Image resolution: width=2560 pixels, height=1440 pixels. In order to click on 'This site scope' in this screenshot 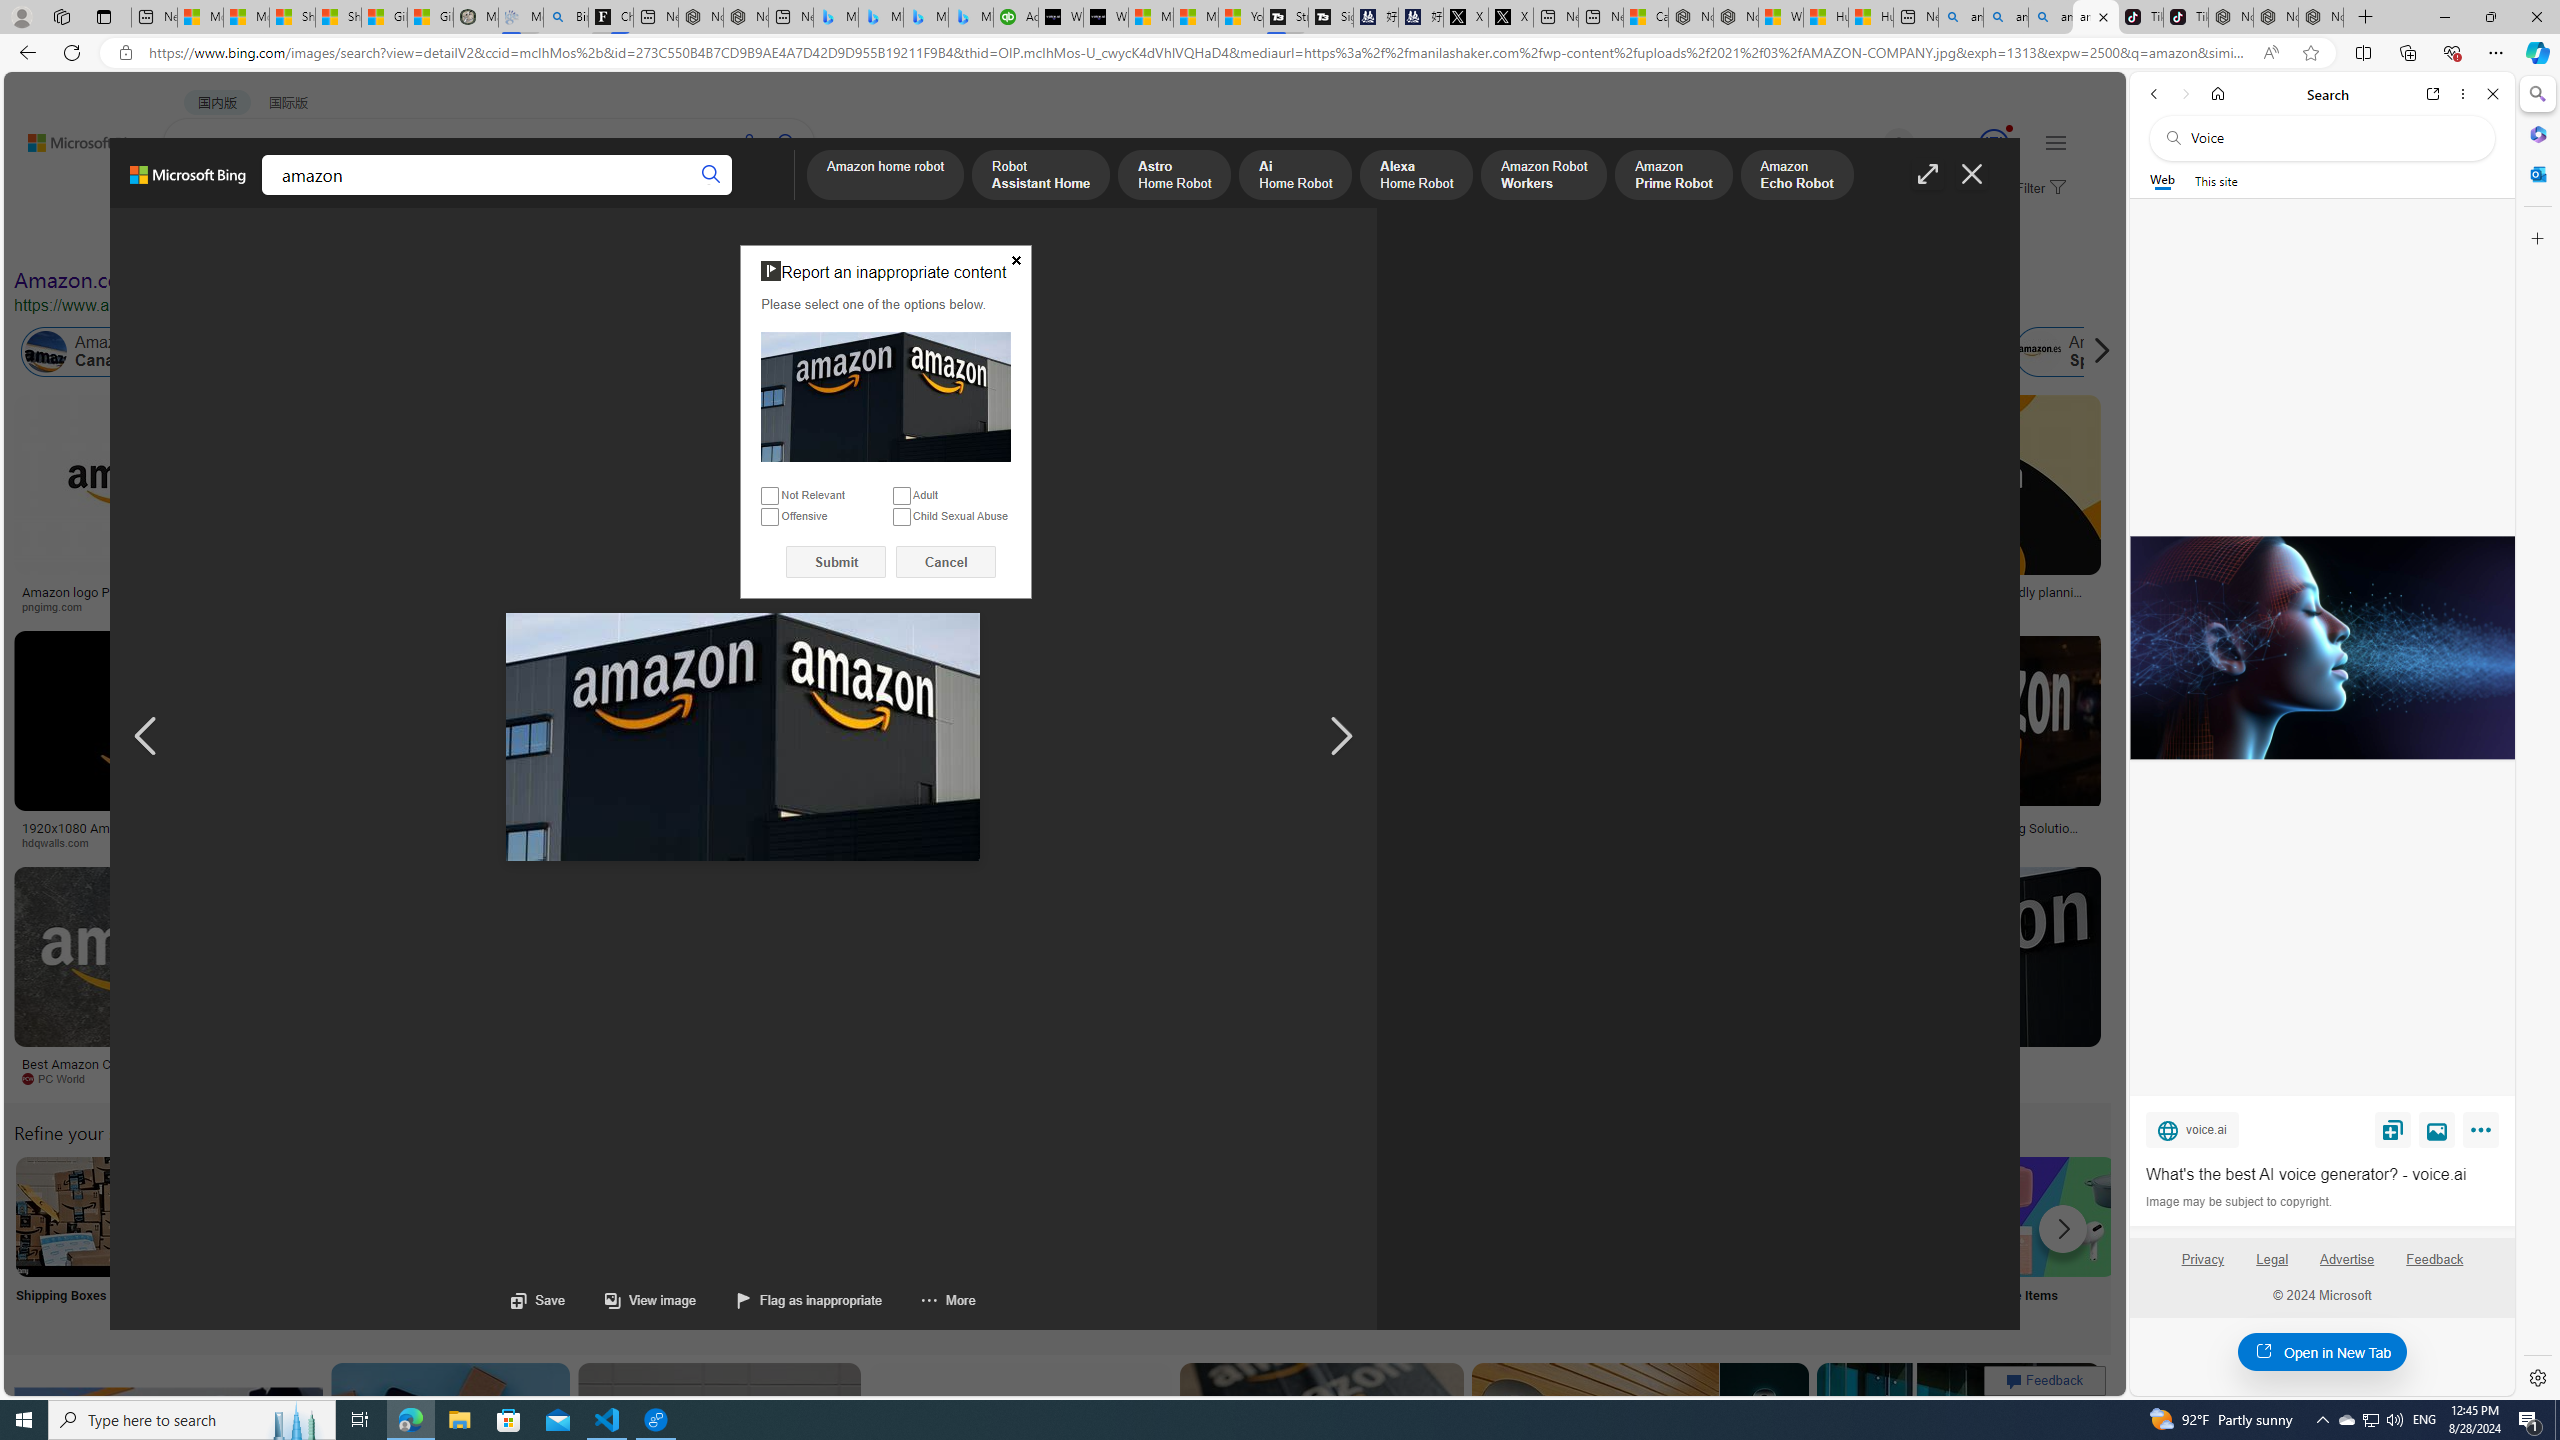, I will do `click(2214, 180)`.